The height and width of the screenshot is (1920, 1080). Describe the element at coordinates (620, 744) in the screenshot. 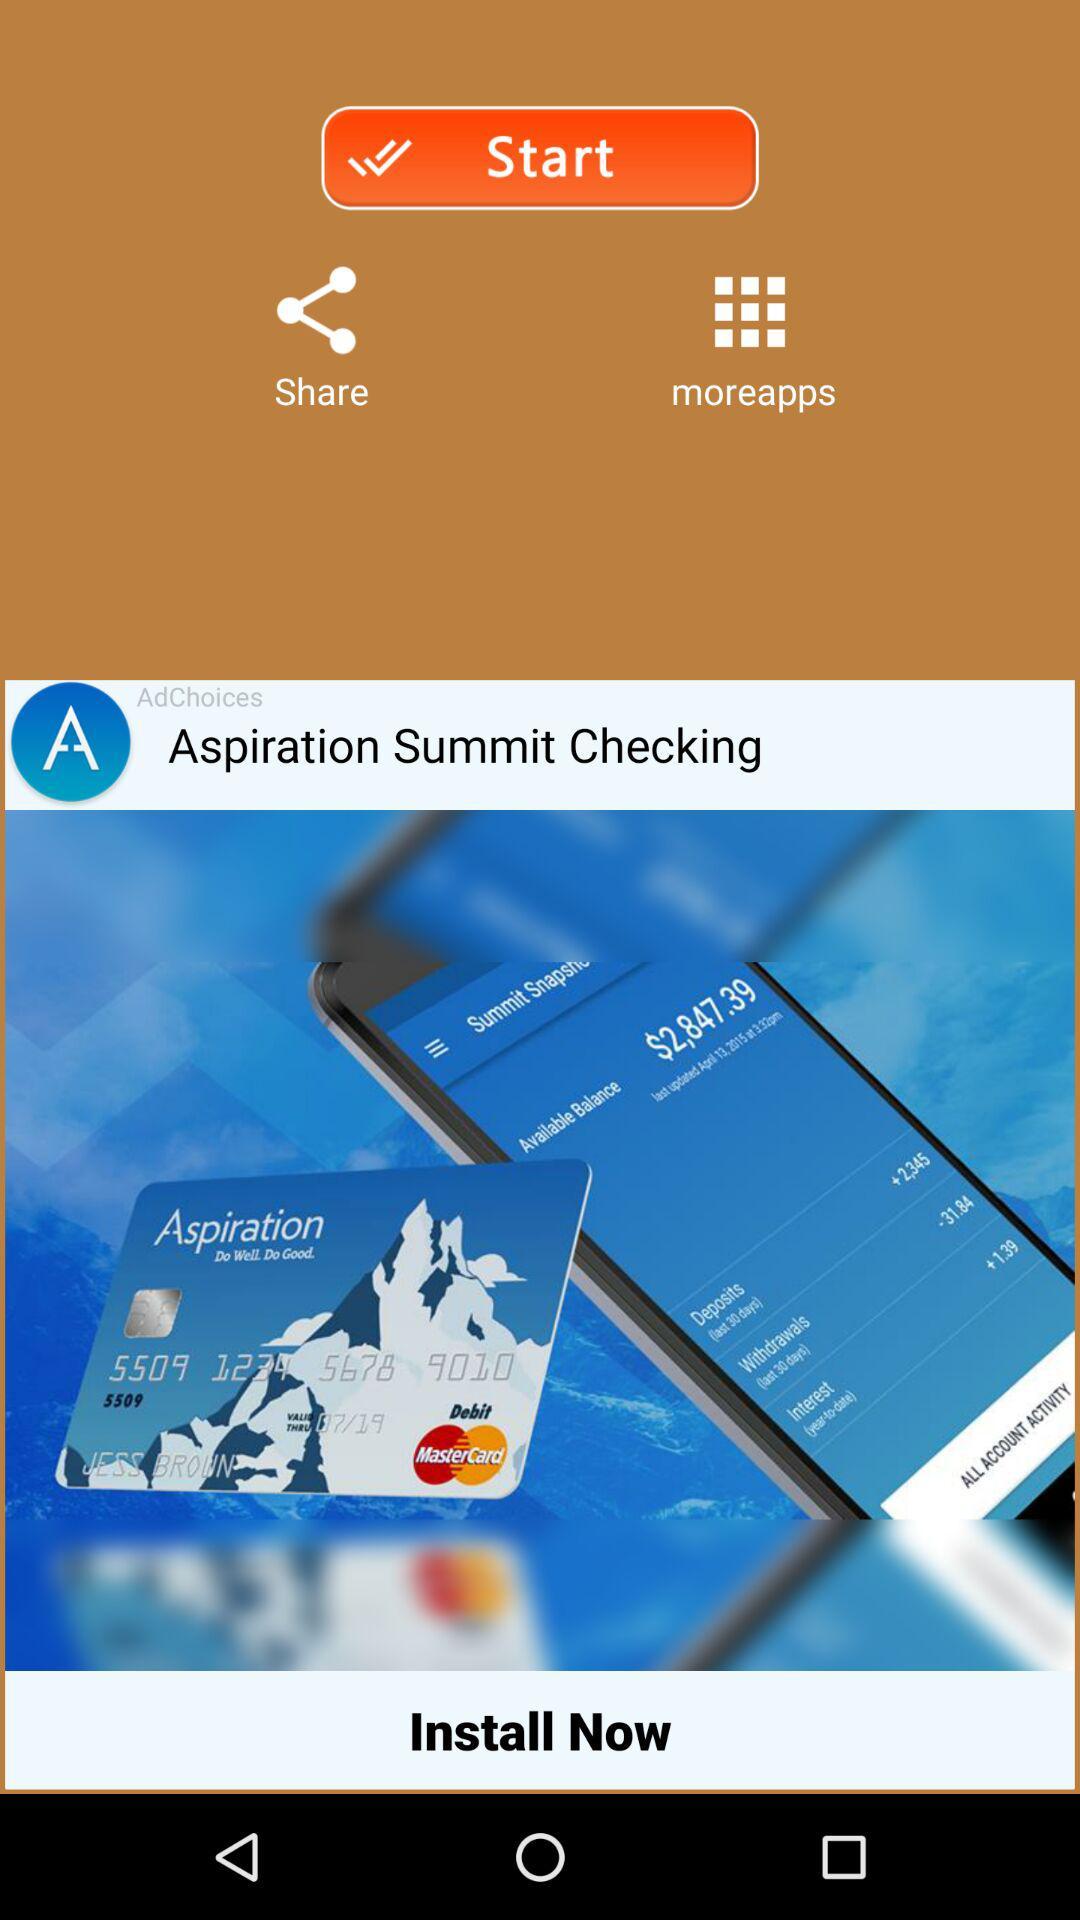

I see `the aspiration summit checking icon` at that location.